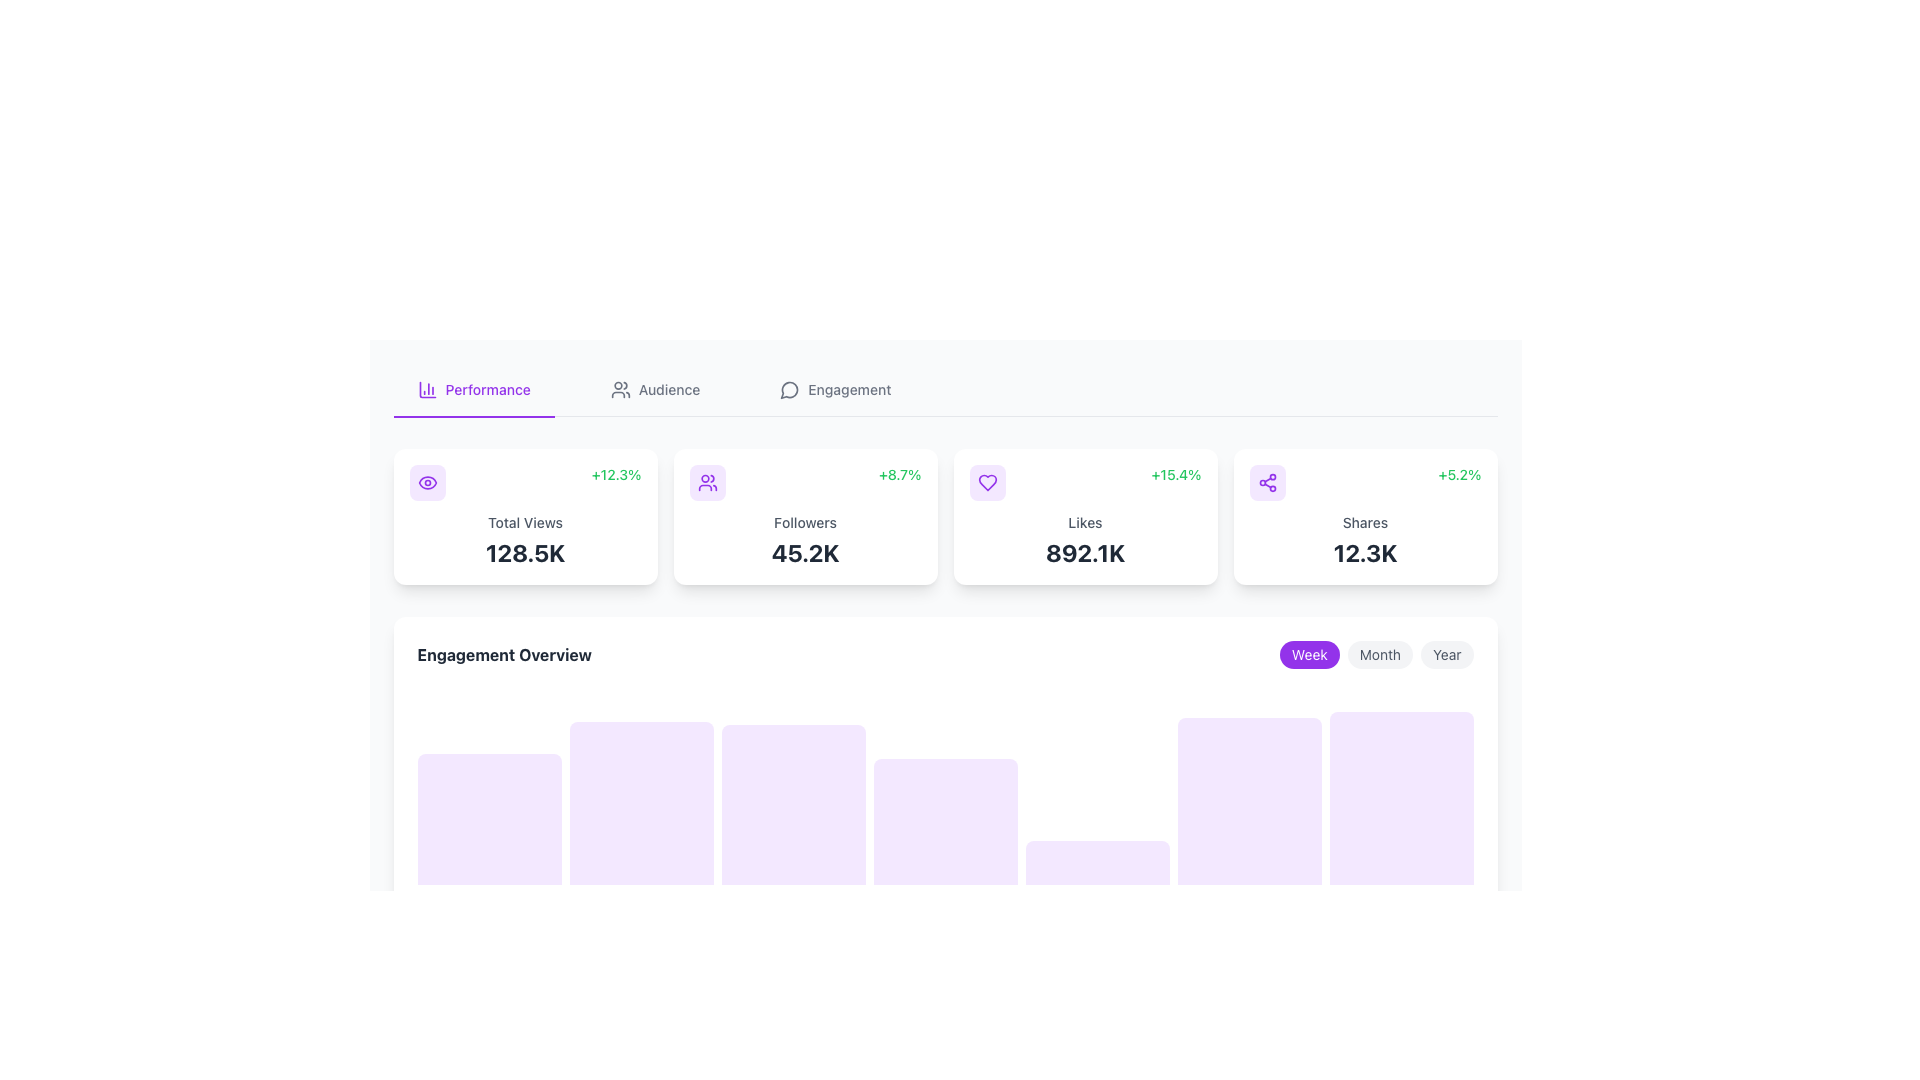  I want to click on the third bar in the row of seven bars within the 'Engagement Overview' section, which visually represents a data point in a bar chart, so click(792, 804).